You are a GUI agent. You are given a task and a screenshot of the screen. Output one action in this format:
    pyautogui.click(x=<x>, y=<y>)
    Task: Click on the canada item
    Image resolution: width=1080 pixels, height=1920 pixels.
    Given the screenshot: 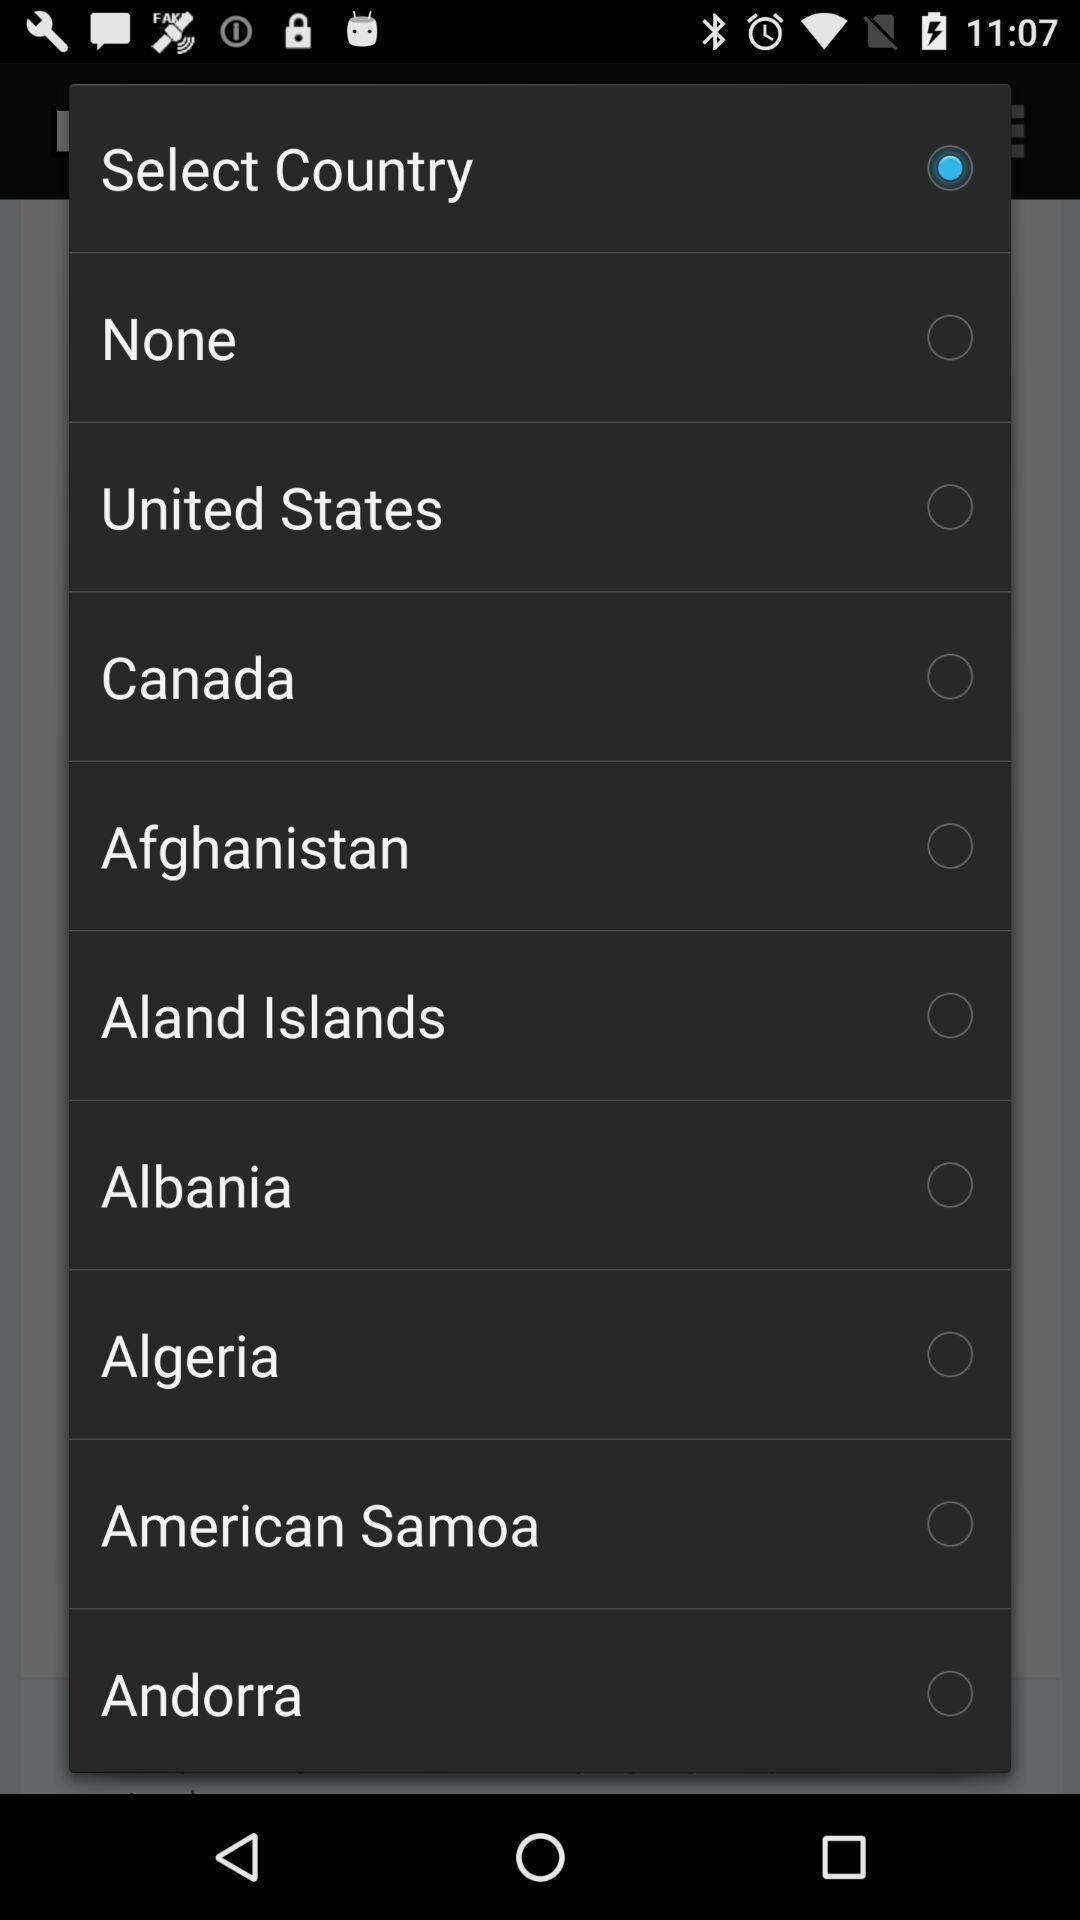 What is the action you would take?
    pyautogui.click(x=540, y=676)
    